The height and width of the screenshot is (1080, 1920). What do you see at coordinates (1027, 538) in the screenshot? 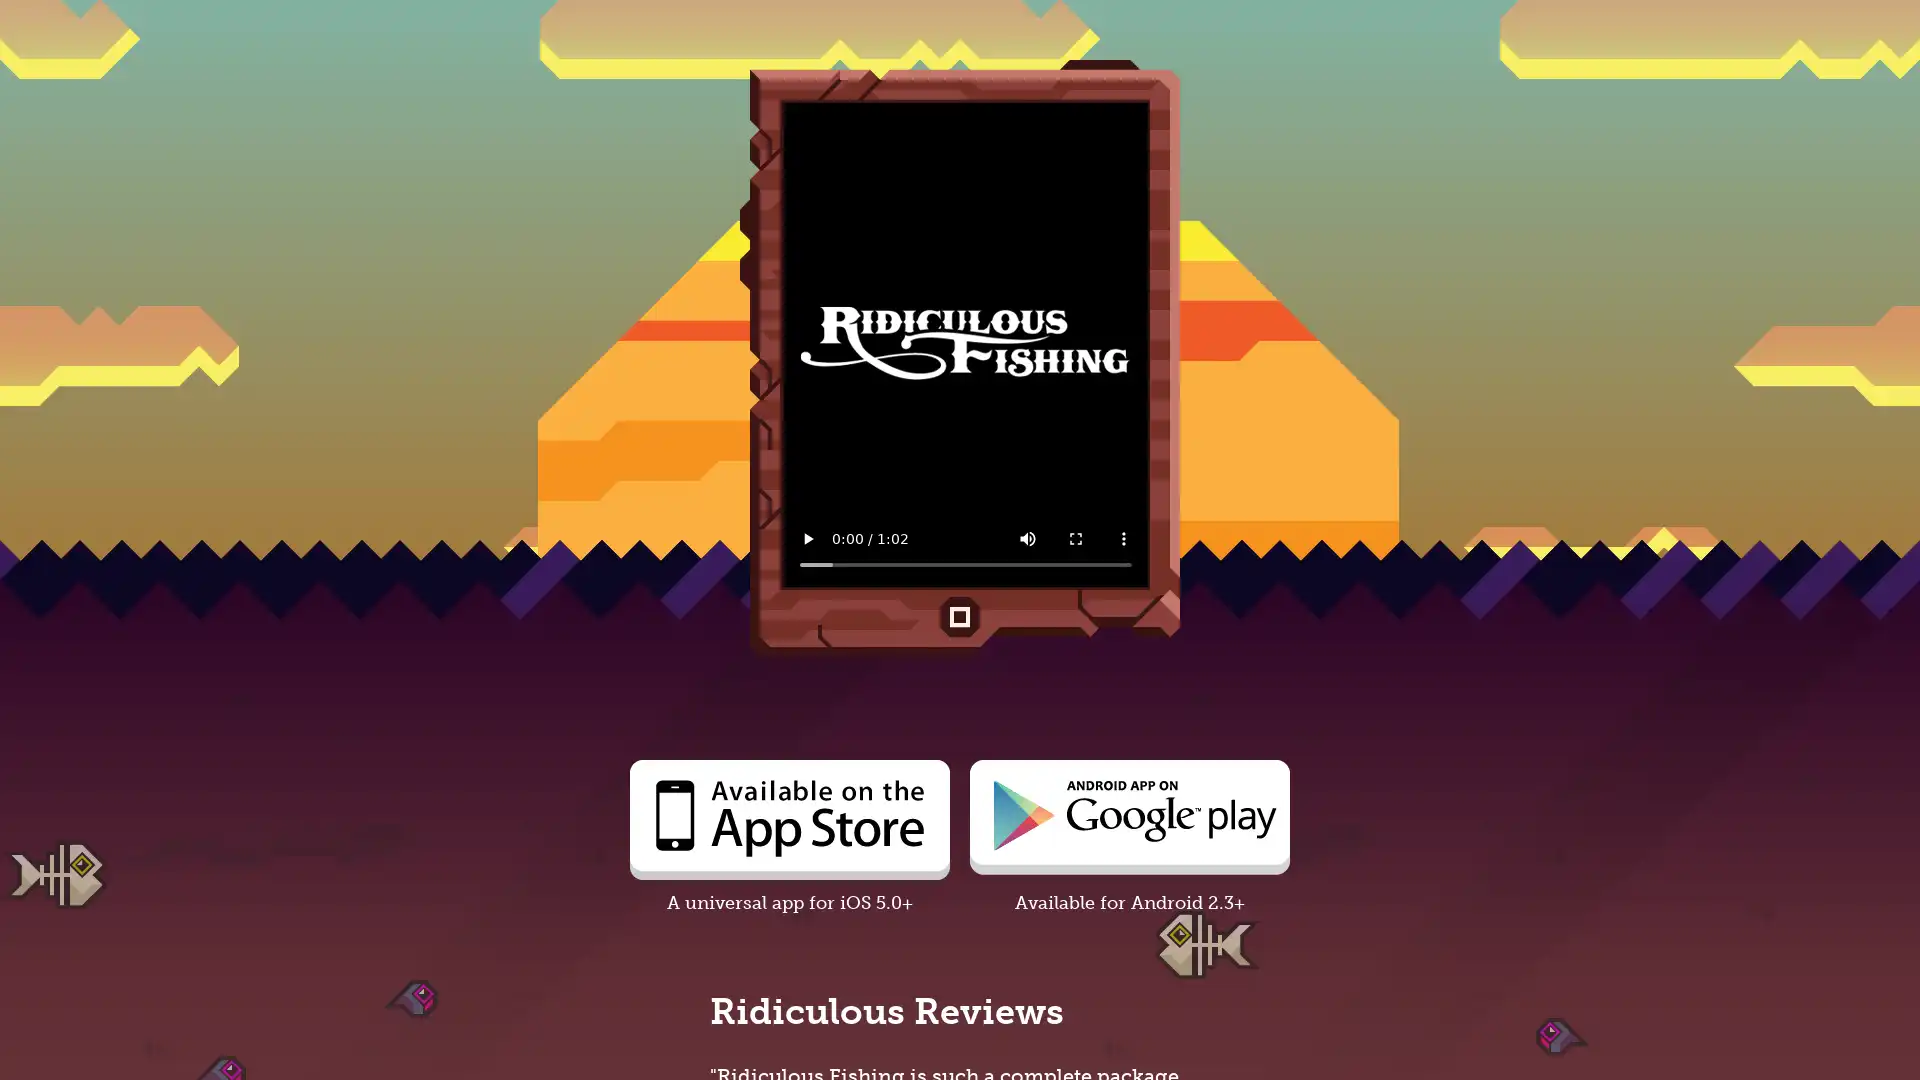
I see `mute` at bounding box center [1027, 538].